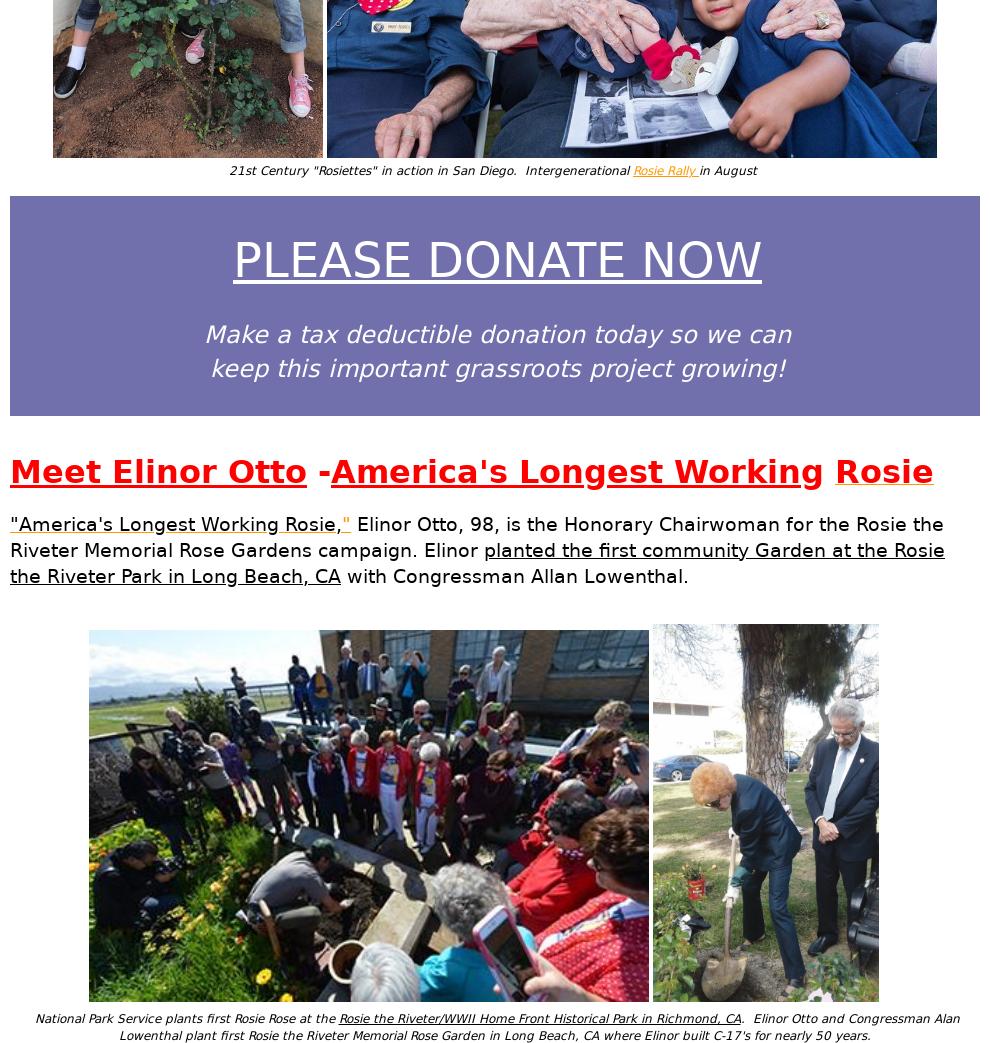  I want to click on 'Rosie the Riveter/WWII Home Front Historical Park in Richmond, CA', so click(537, 1019).